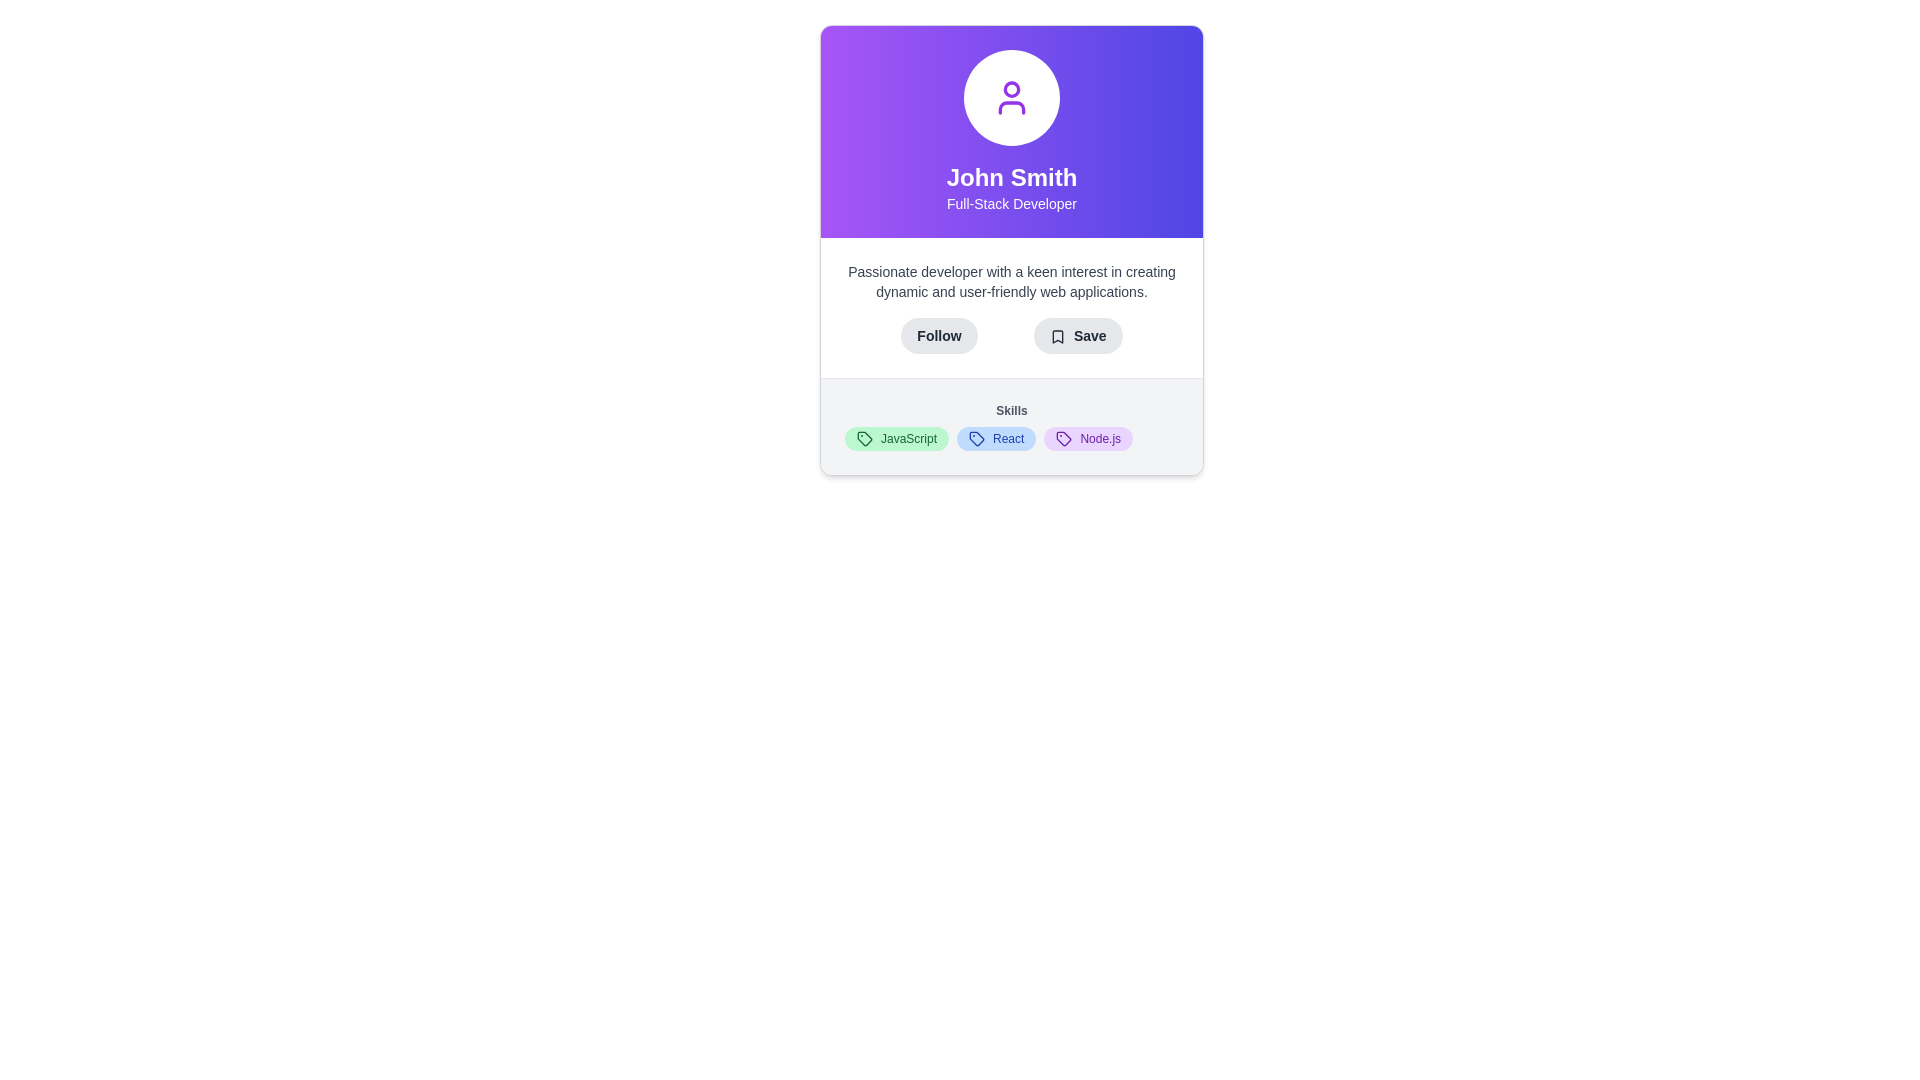 Image resolution: width=1920 pixels, height=1080 pixels. I want to click on the 'Follow' button located in the profile card below the name 'John Smith' and above the 'Skills' section, so click(1012, 308).